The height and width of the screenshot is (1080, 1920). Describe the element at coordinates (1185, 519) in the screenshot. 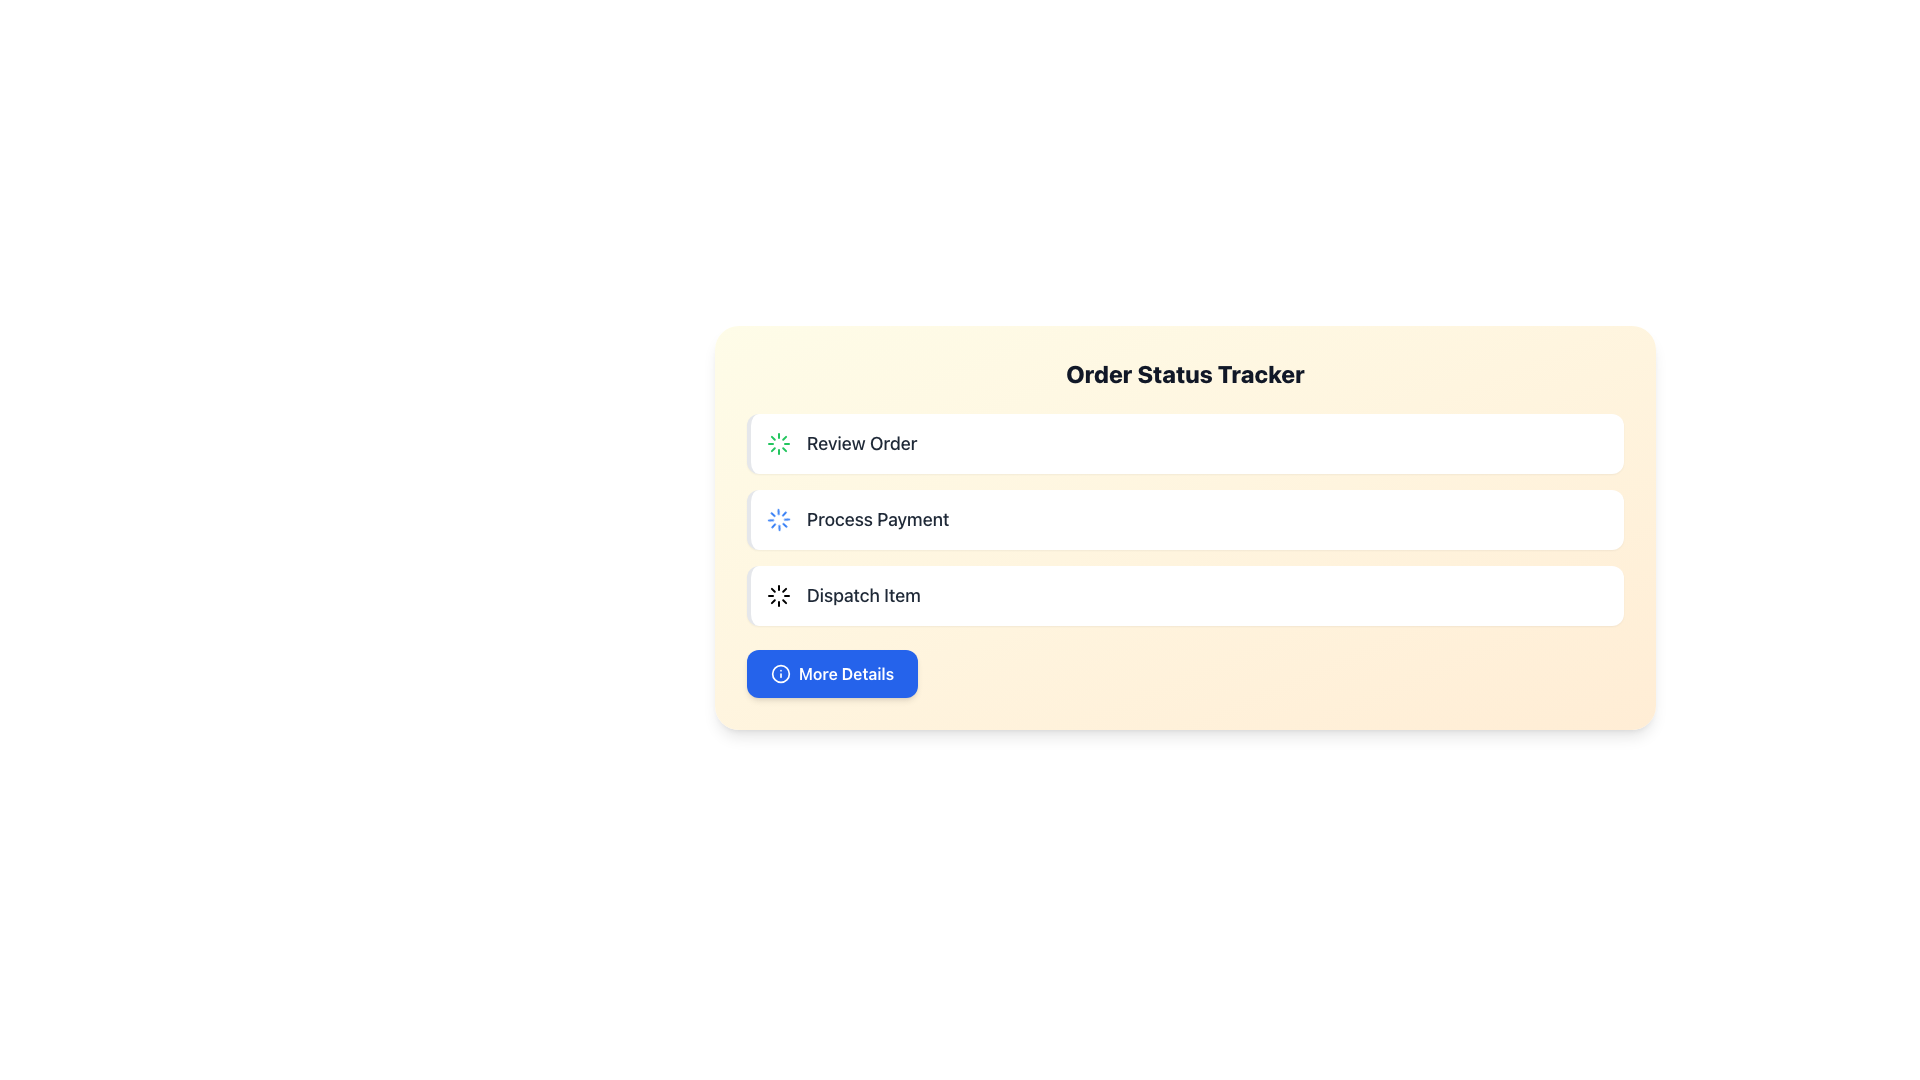

I see `the 'Process Payment' item in the 'Order Status Tracker' section, which visually represents the progression of steps in an order process` at that location.